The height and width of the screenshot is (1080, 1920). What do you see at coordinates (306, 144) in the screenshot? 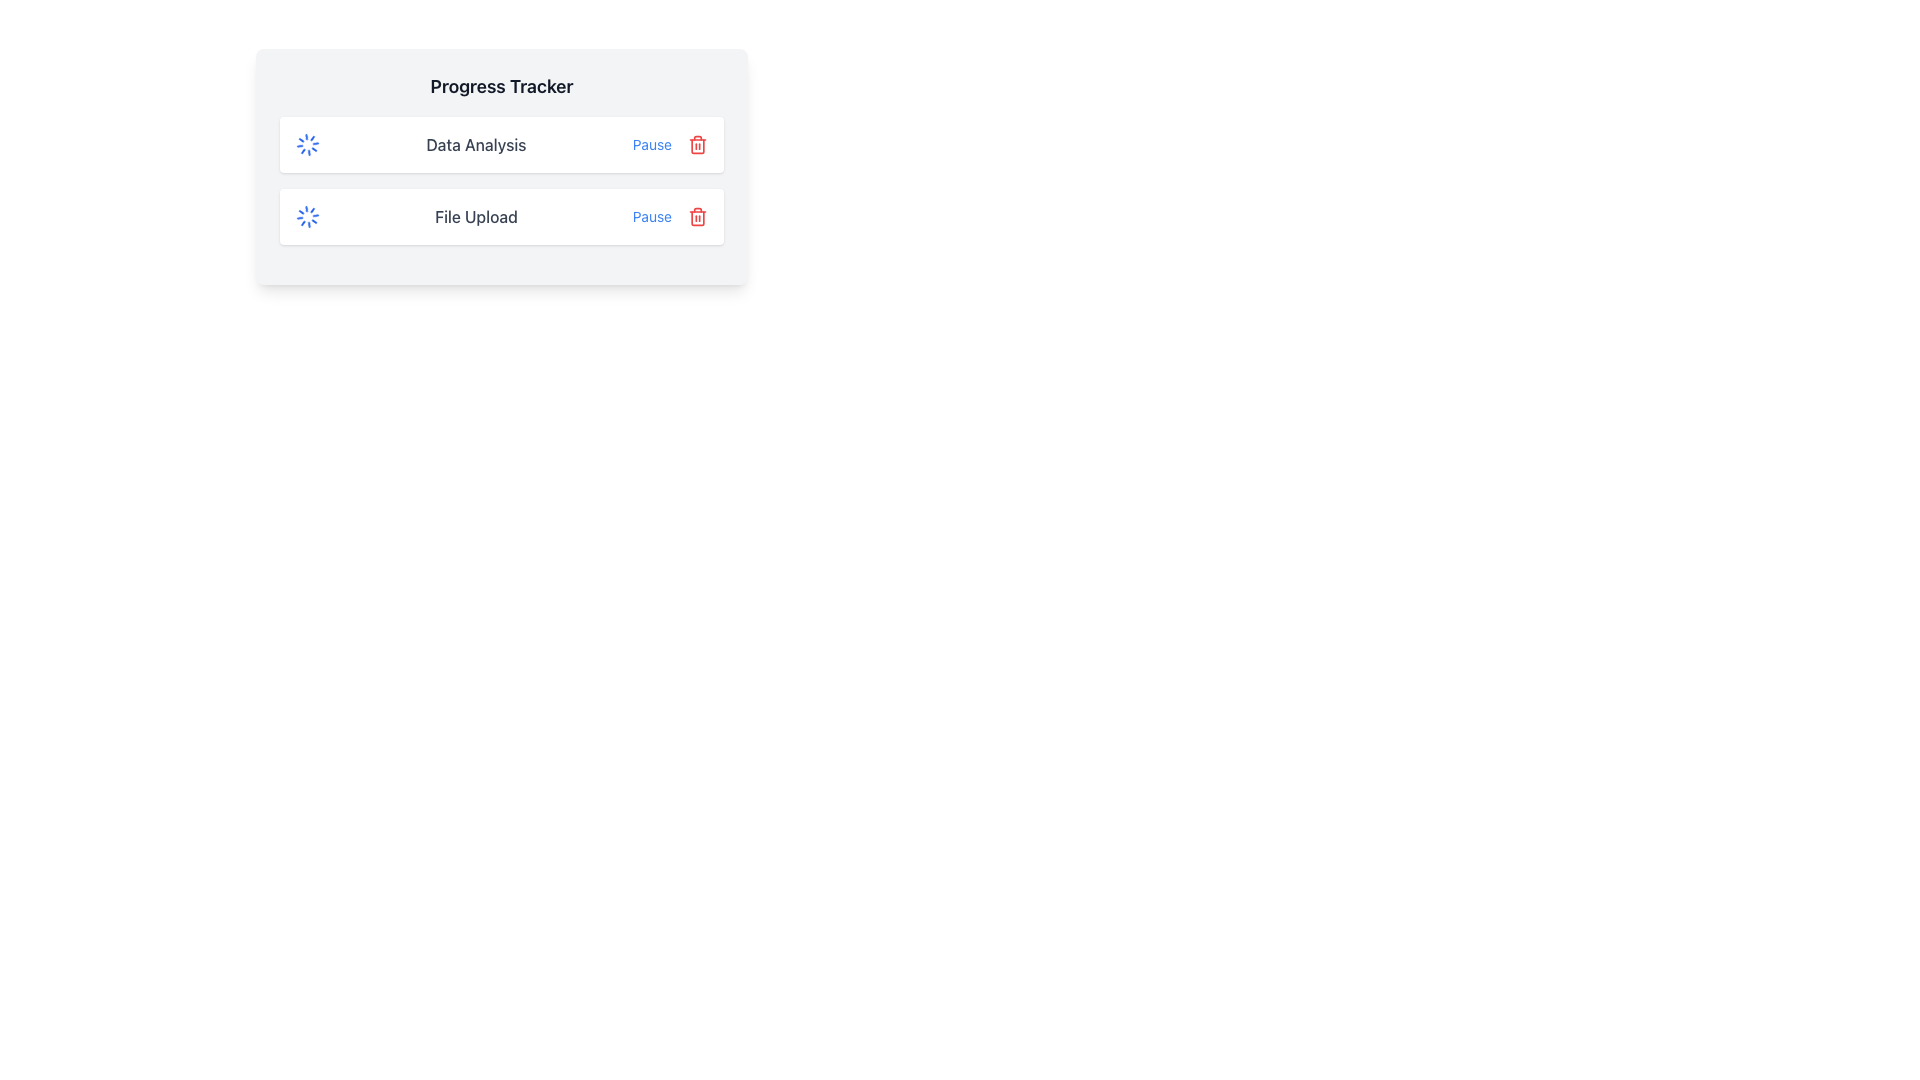
I see `the Animated Spinner Icon indicating that the 'Data Analysis' task is in progress, located on the first row to the far left of the text label 'Data Analysis'` at bounding box center [306, 144].